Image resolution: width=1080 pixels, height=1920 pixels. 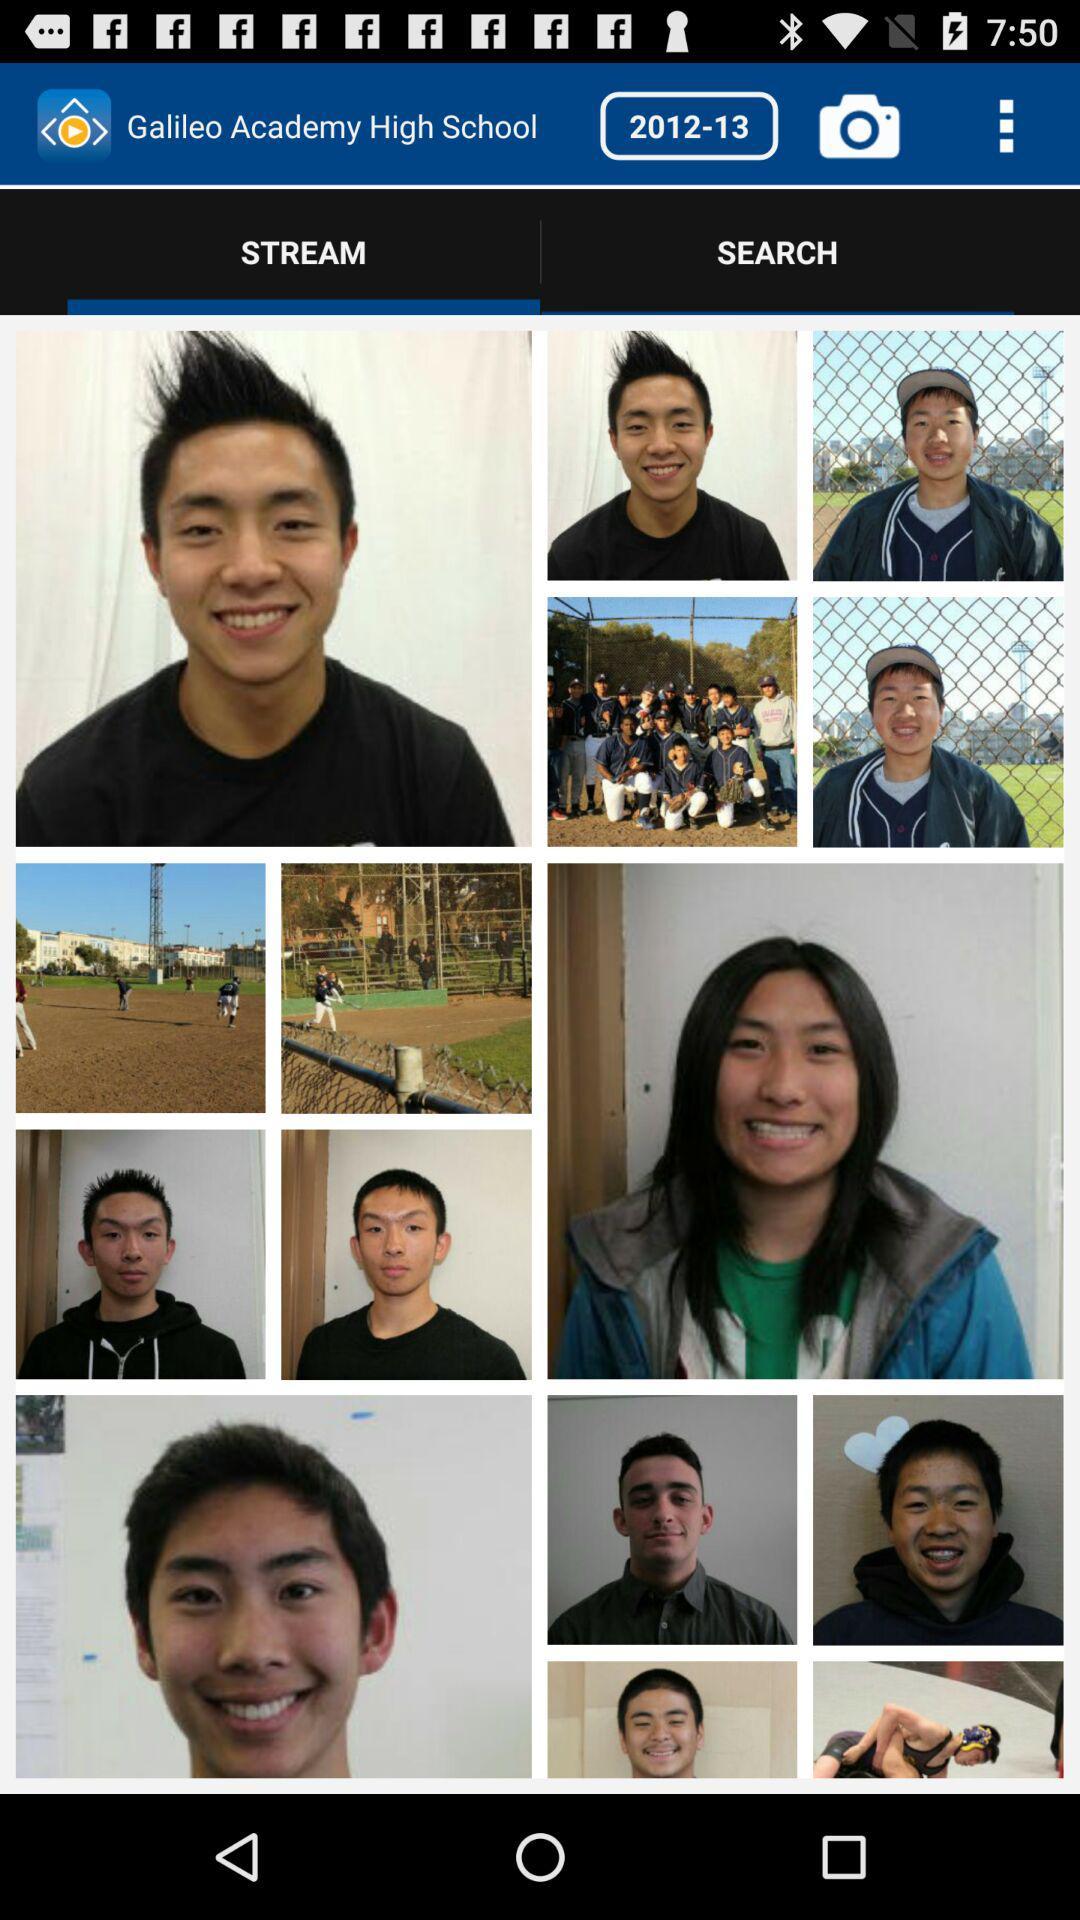 What do you see at coordinates (938, 989) in the screenshot?
I see `photo` at bounding box center [938, 989].